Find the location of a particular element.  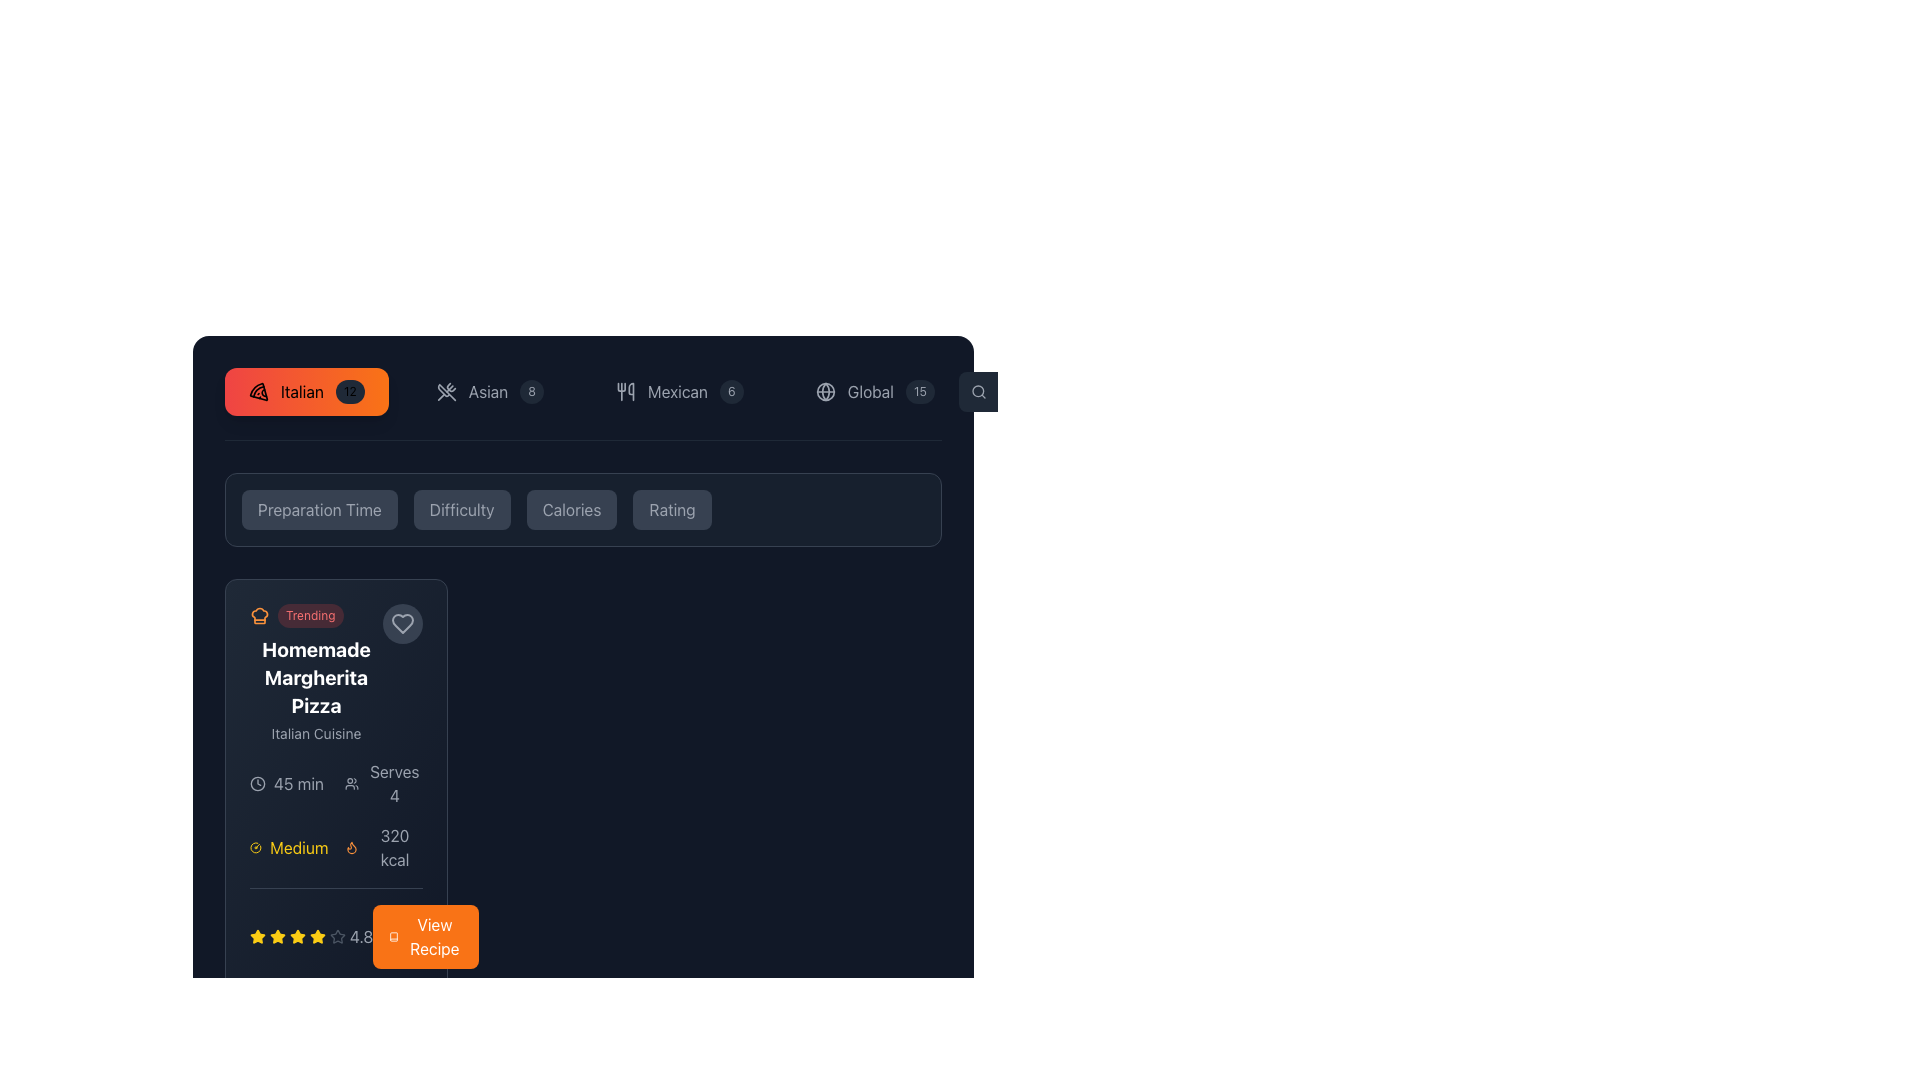

the third star icon in the rating section below the '4.8' text on the 'Homemade Margherita Pizza' card to rate it is located at coordinates (277, 936).